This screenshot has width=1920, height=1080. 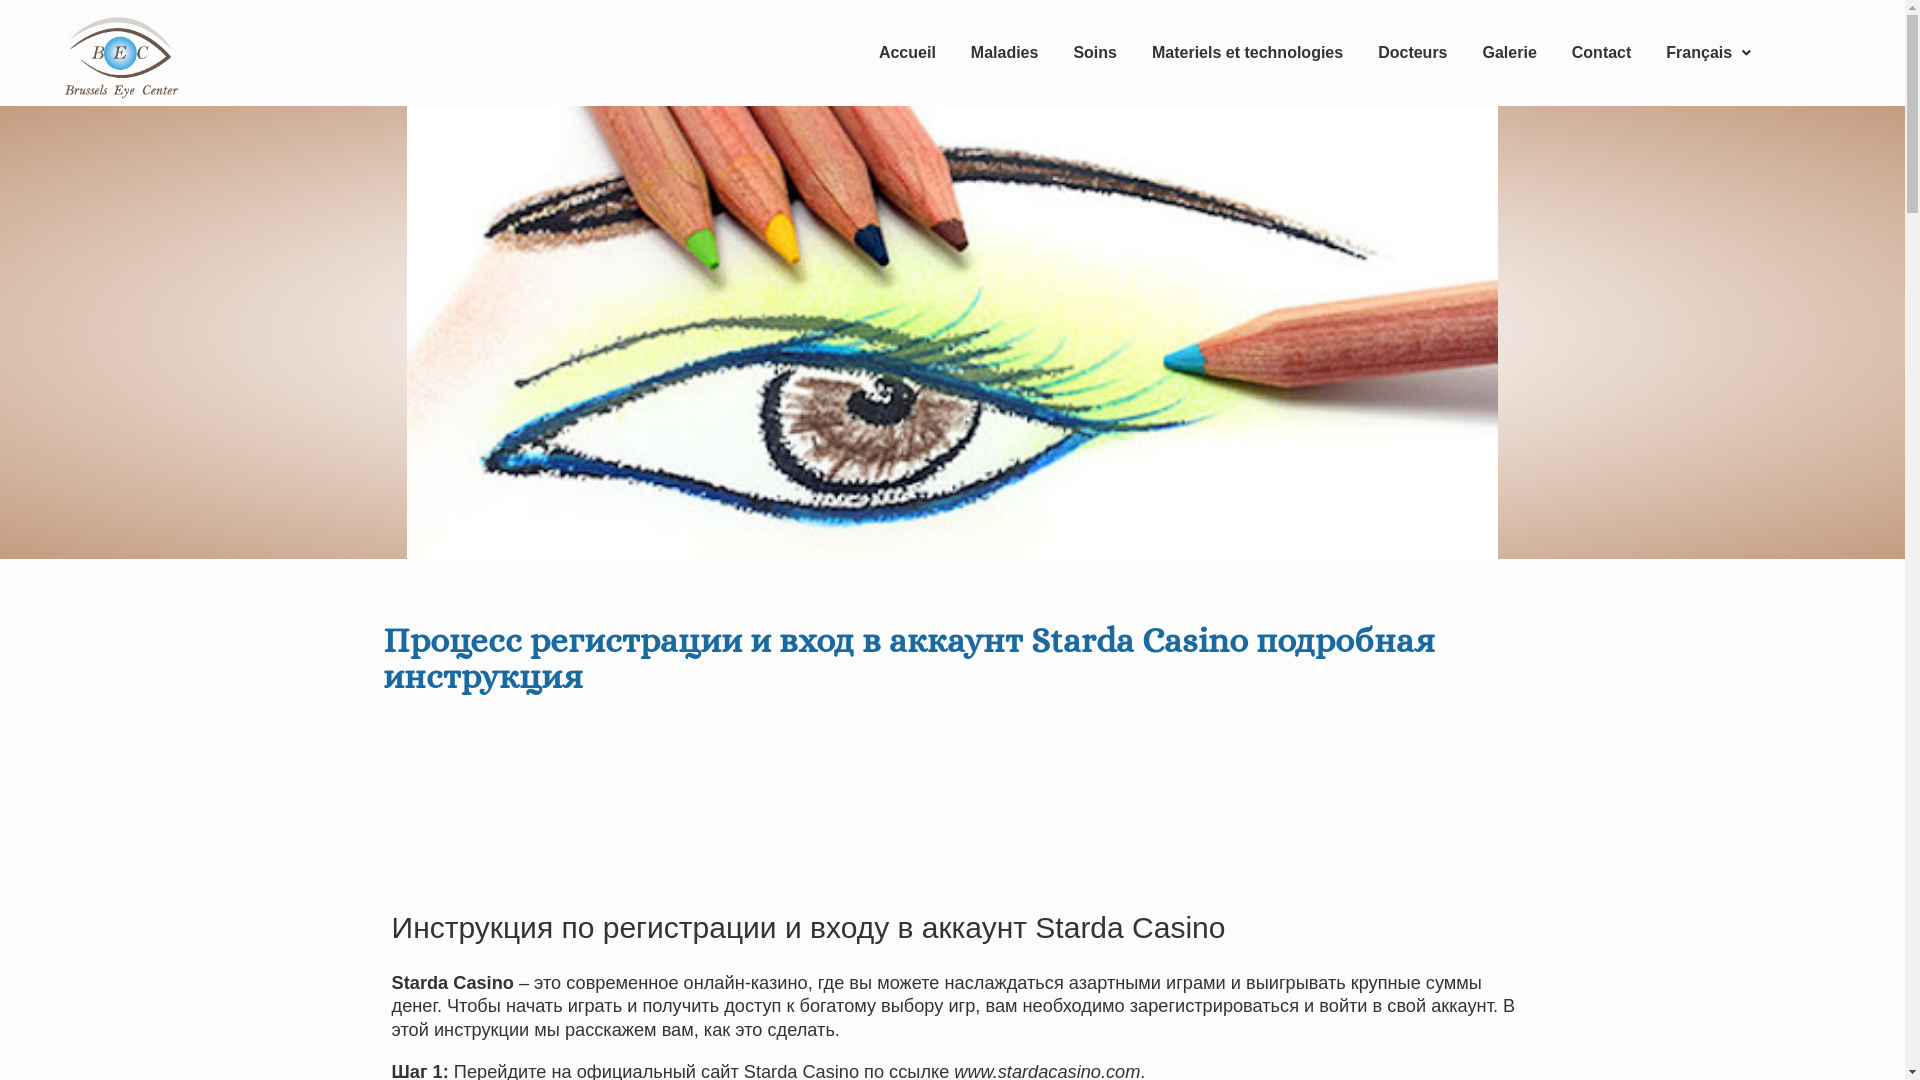 I want to click on 'Materiels et technologies', so click(x=1246, y=52).